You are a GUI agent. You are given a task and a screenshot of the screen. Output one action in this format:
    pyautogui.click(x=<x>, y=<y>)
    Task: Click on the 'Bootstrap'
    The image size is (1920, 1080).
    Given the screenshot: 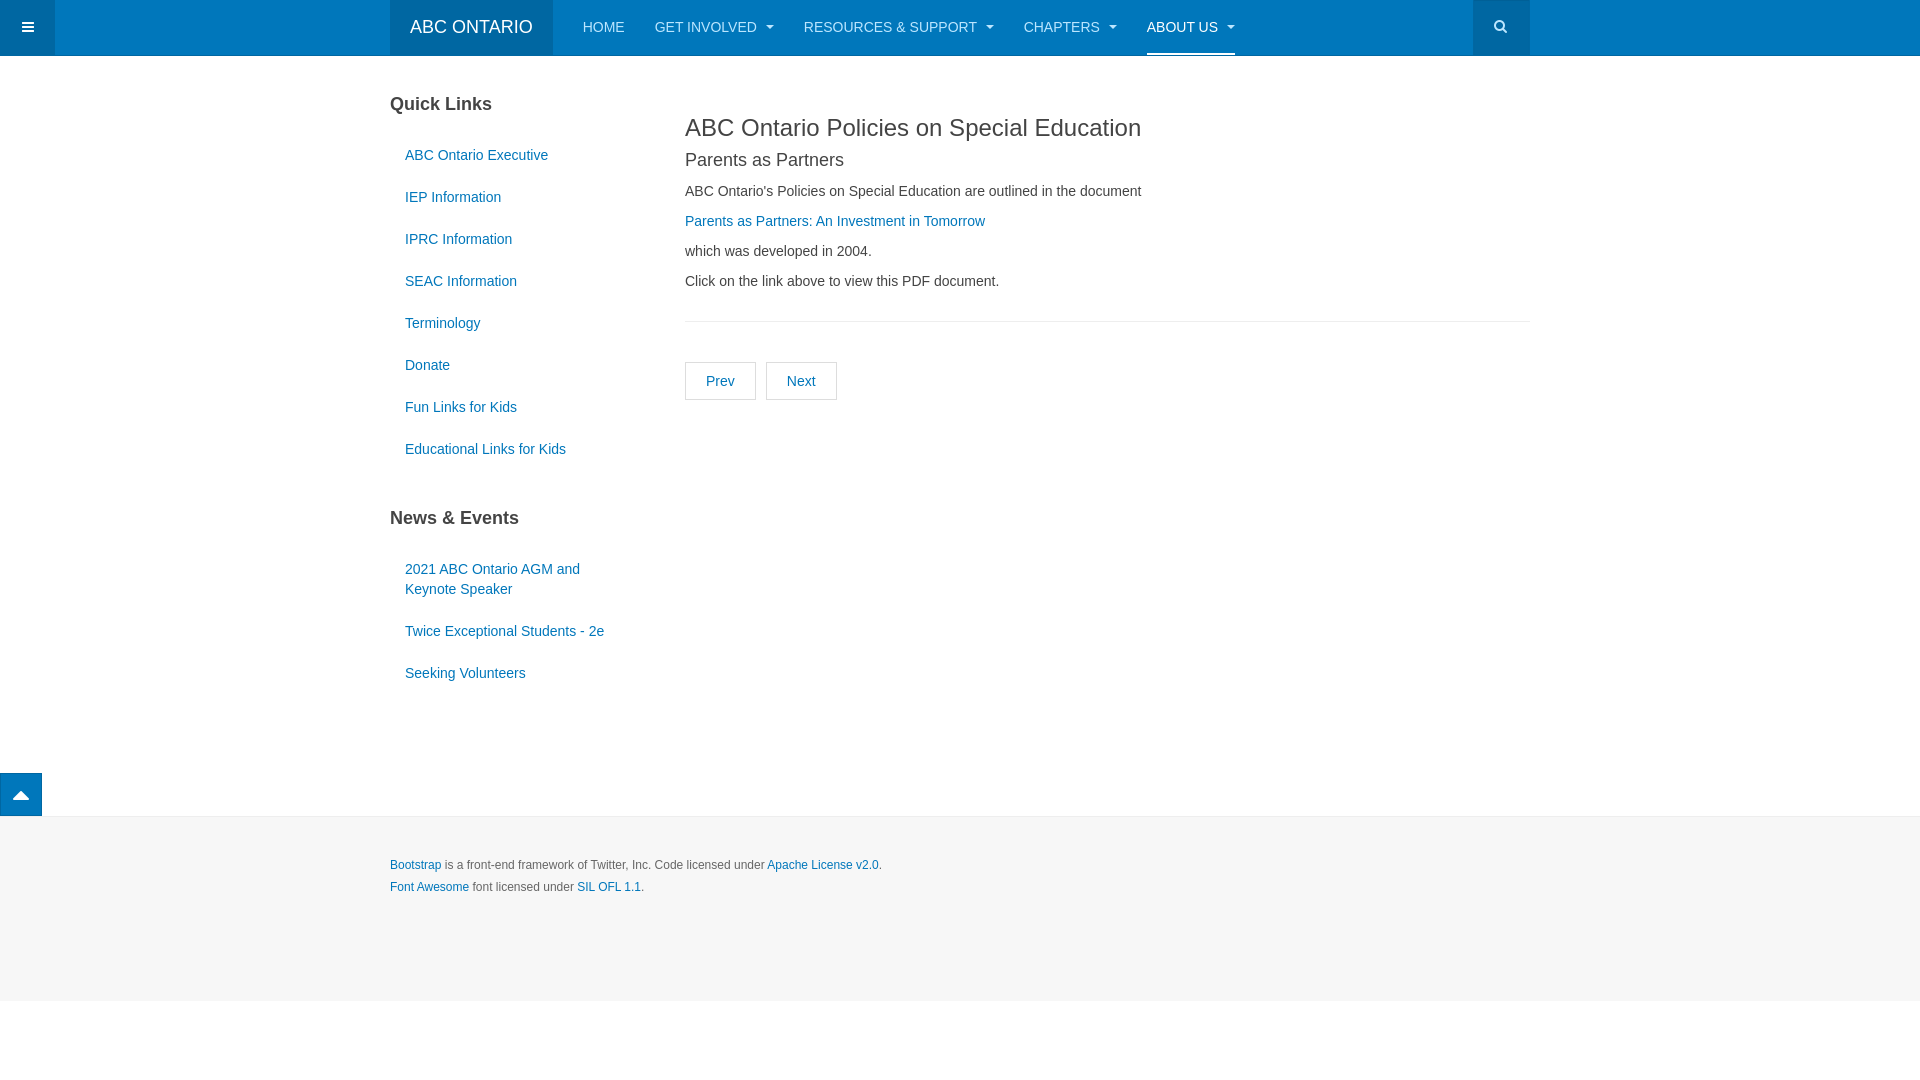 What is the action you would take?
    pyautogui.click(x=414, y=863)
    